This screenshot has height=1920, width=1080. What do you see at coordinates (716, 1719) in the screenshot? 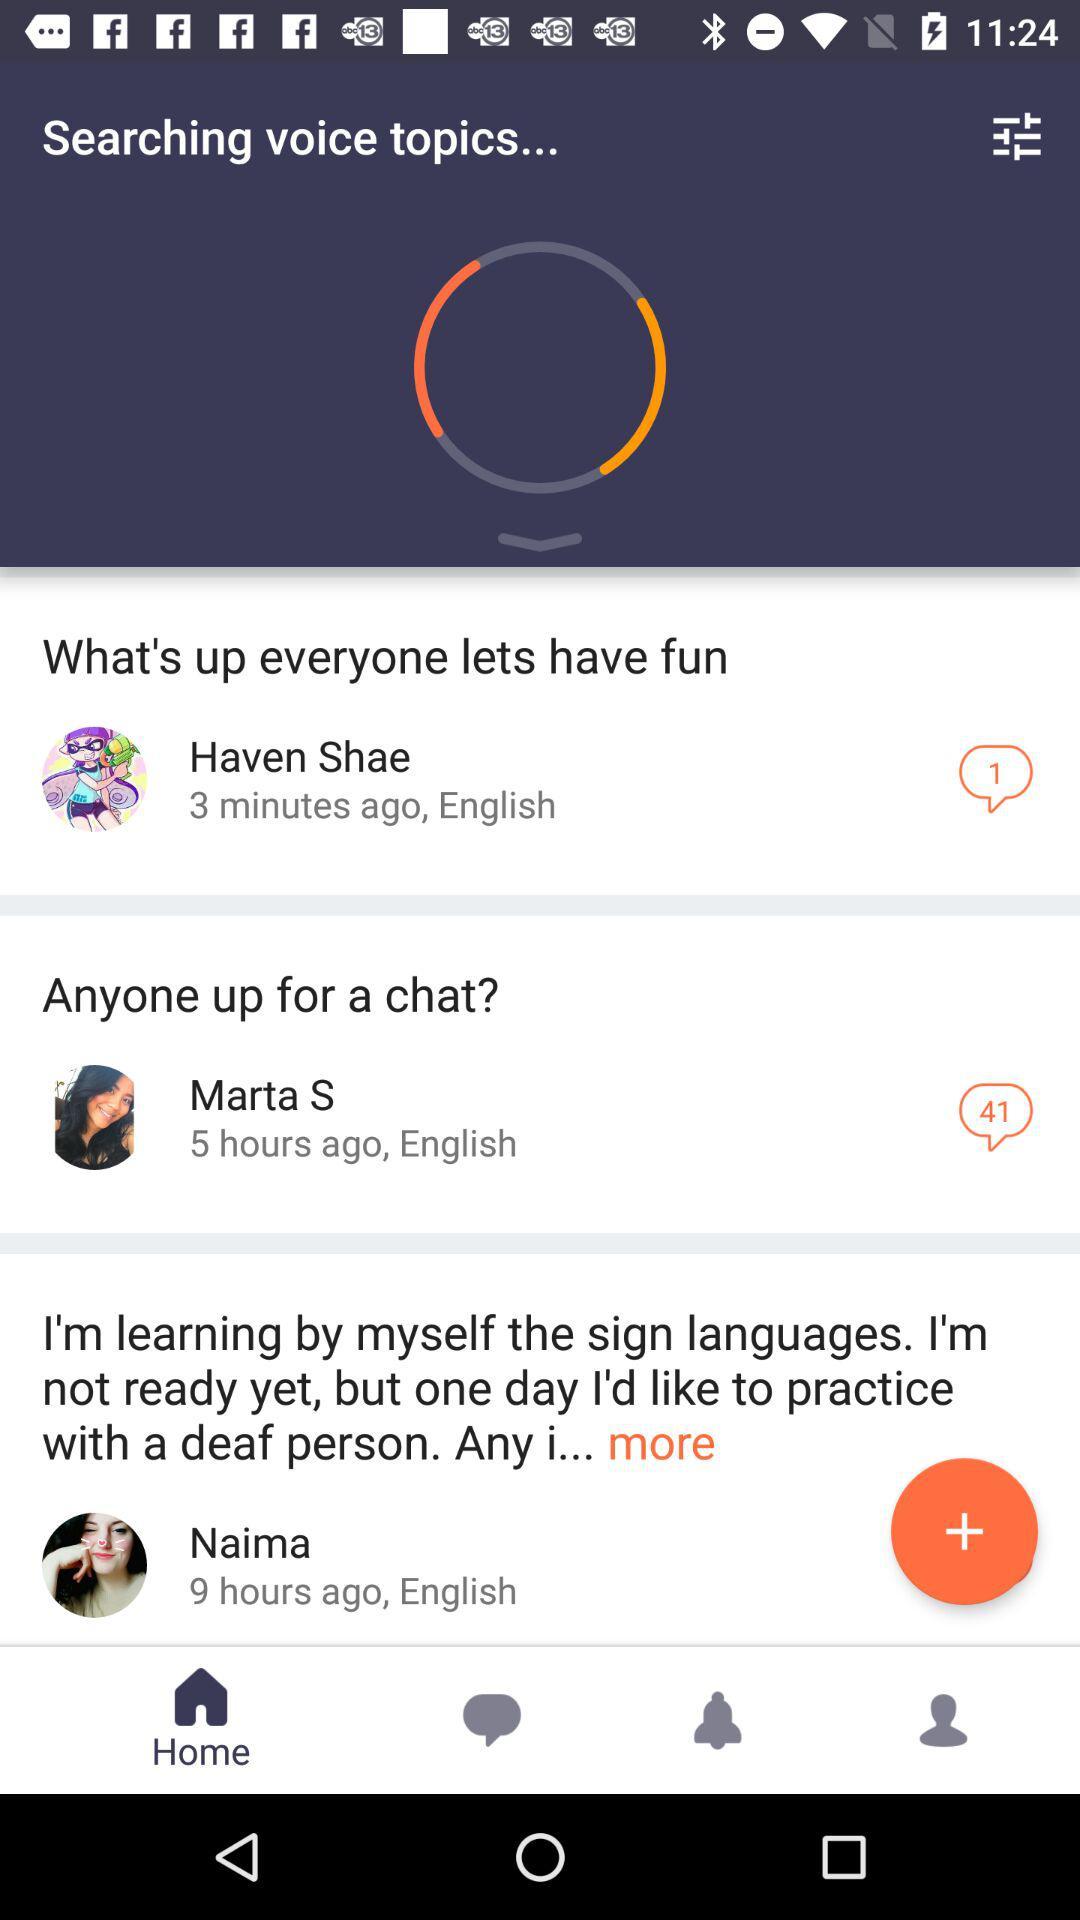
I see `the notification icon` at bounding box center [716, 1719].